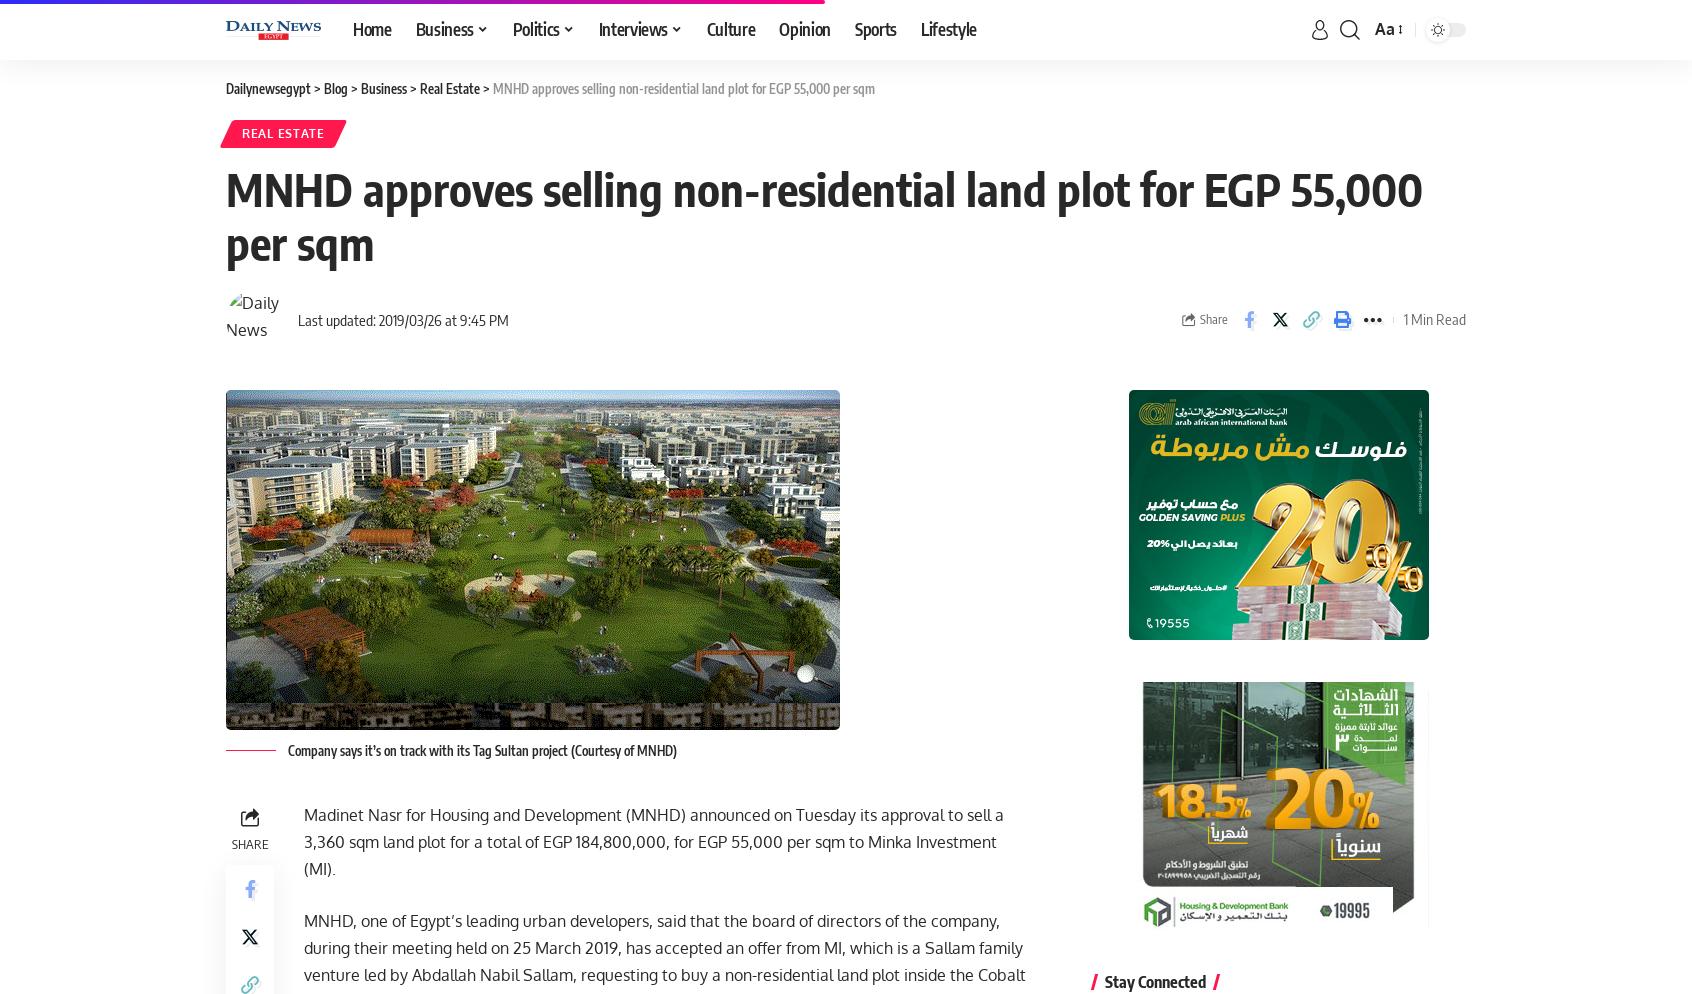 Image resolution: width=1692 pixels, height=994 pixels. Describe the element at coordinates (1153, 980) in the screenshot. I see `'Stay Connected'` at that location.